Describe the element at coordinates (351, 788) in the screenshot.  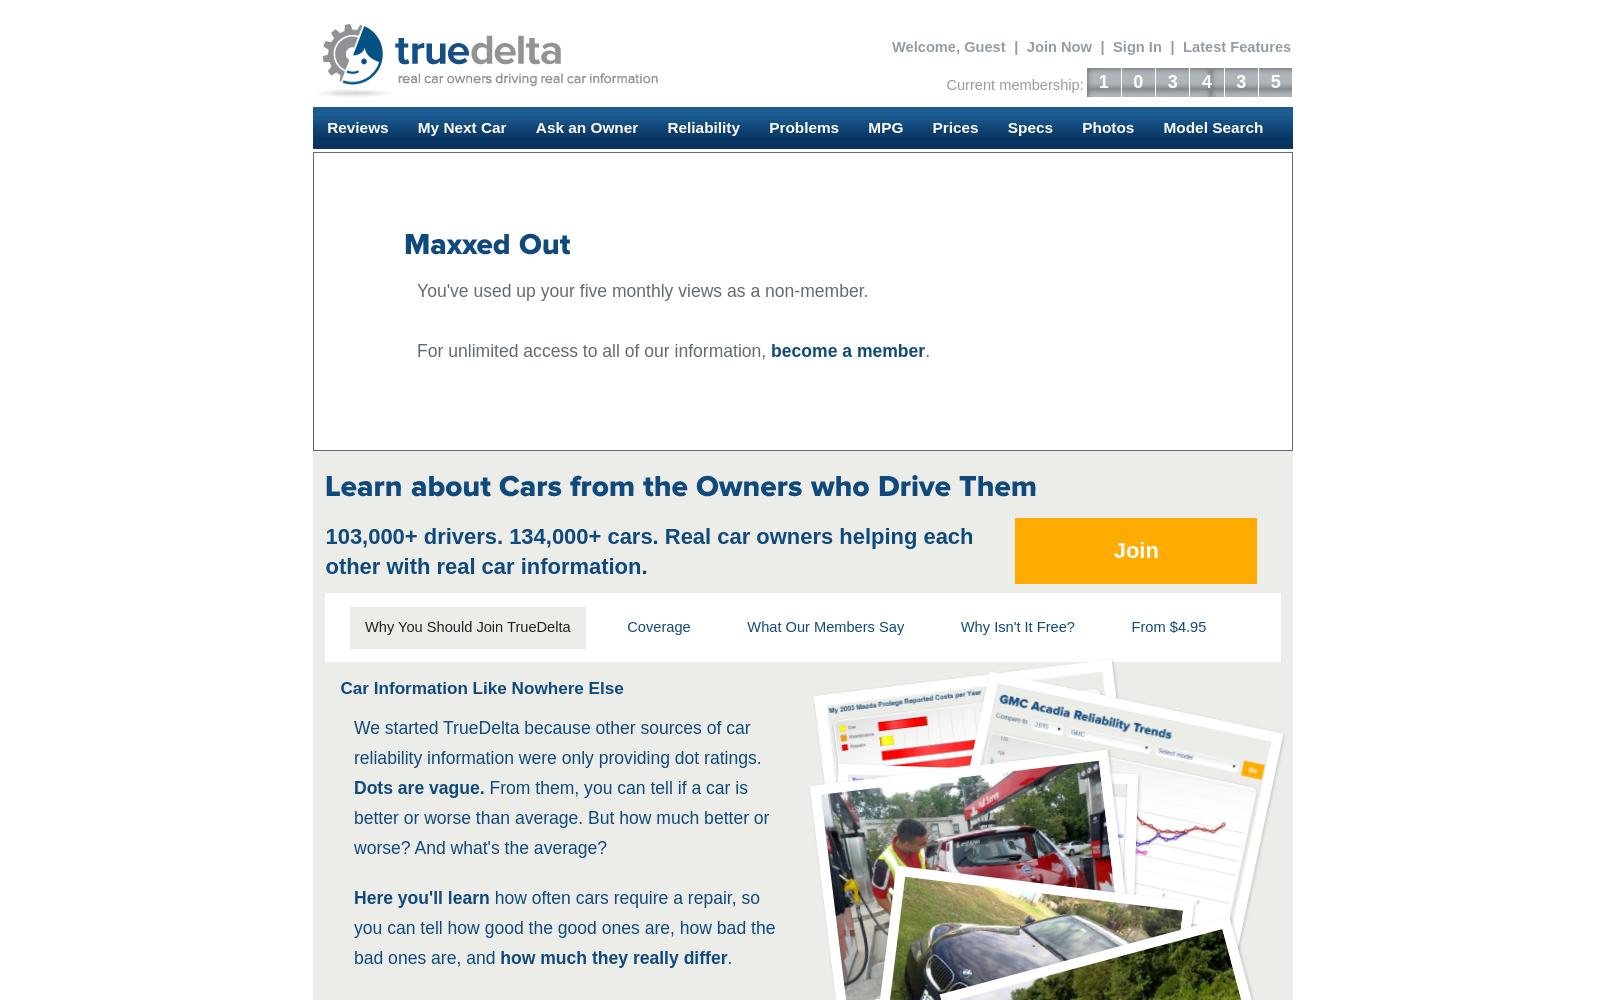
I see `'Dots are vague.'` at that location.